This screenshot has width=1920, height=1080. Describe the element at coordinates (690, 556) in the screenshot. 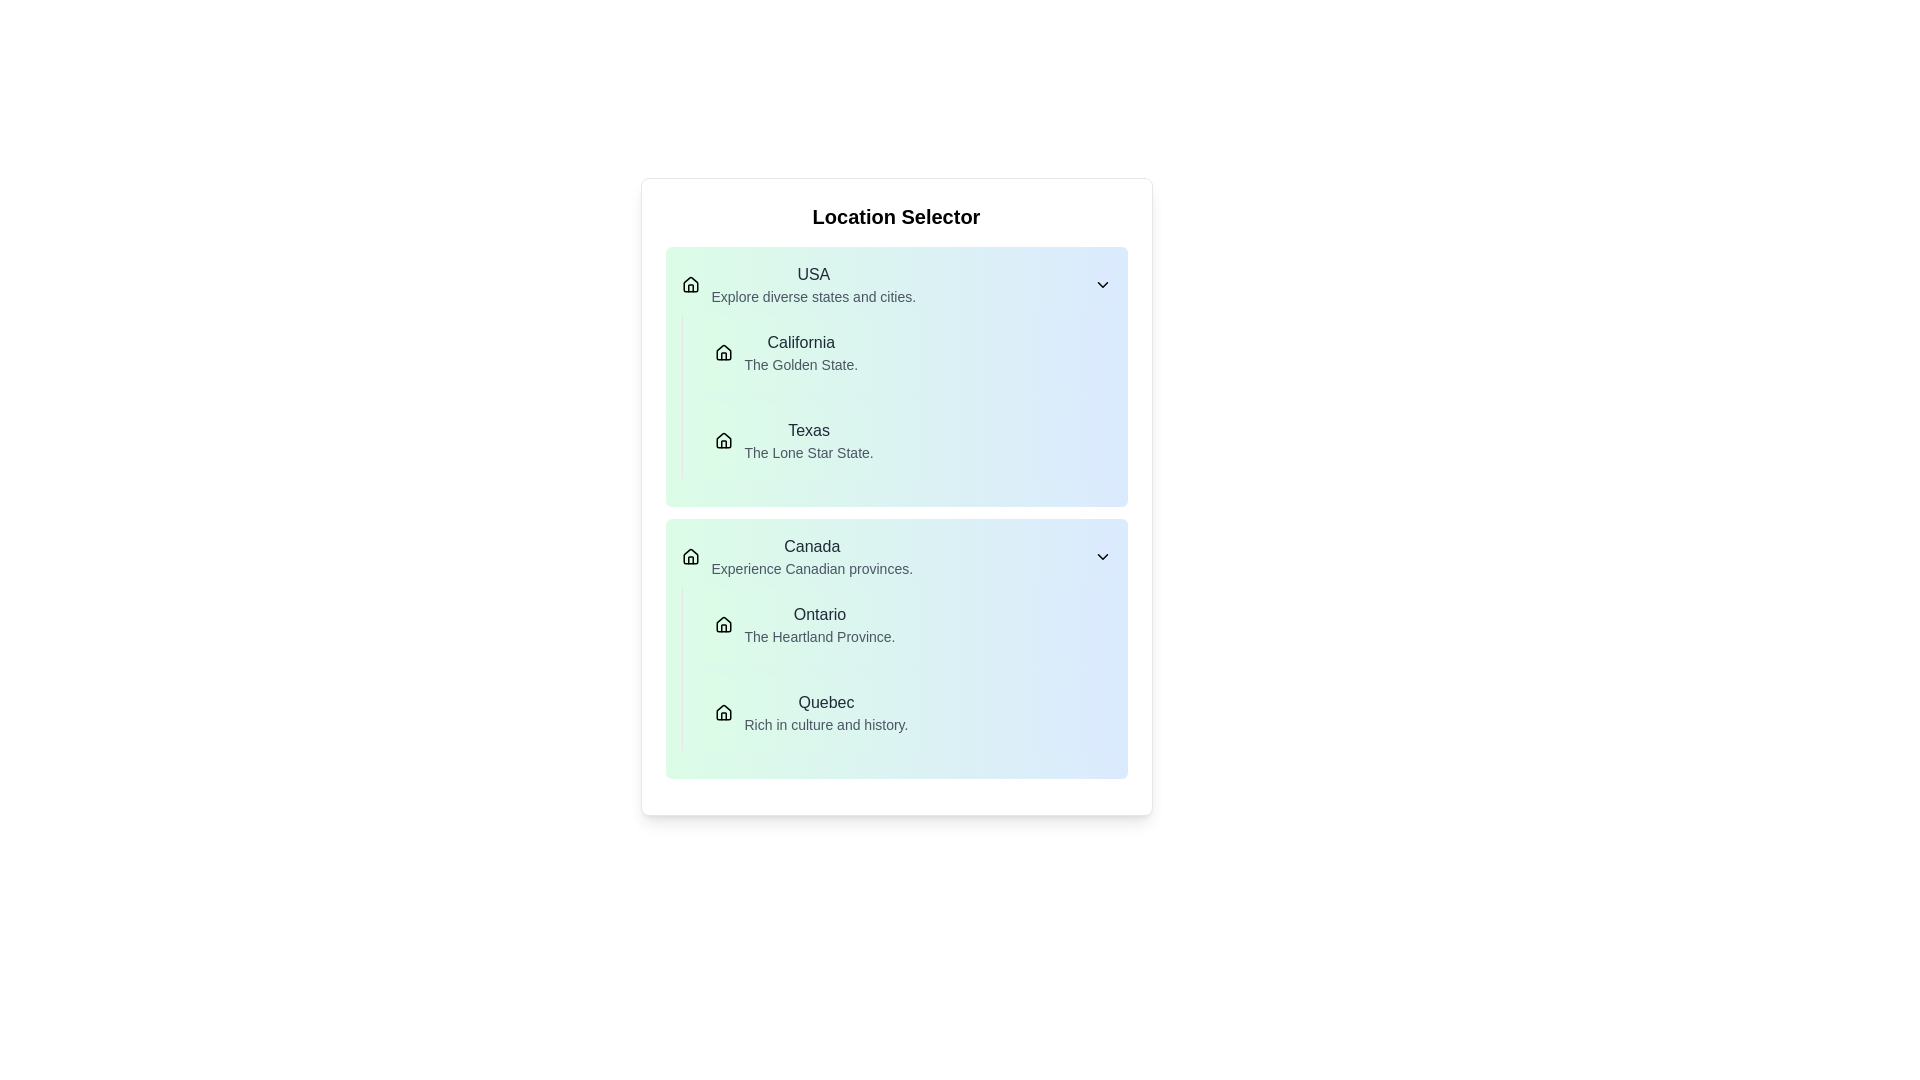

I see `the house-shaped icon representing the home or starting point, located at the top-left corner of the 'Canada' group, adjacent to the title 'Canada'` at that location.